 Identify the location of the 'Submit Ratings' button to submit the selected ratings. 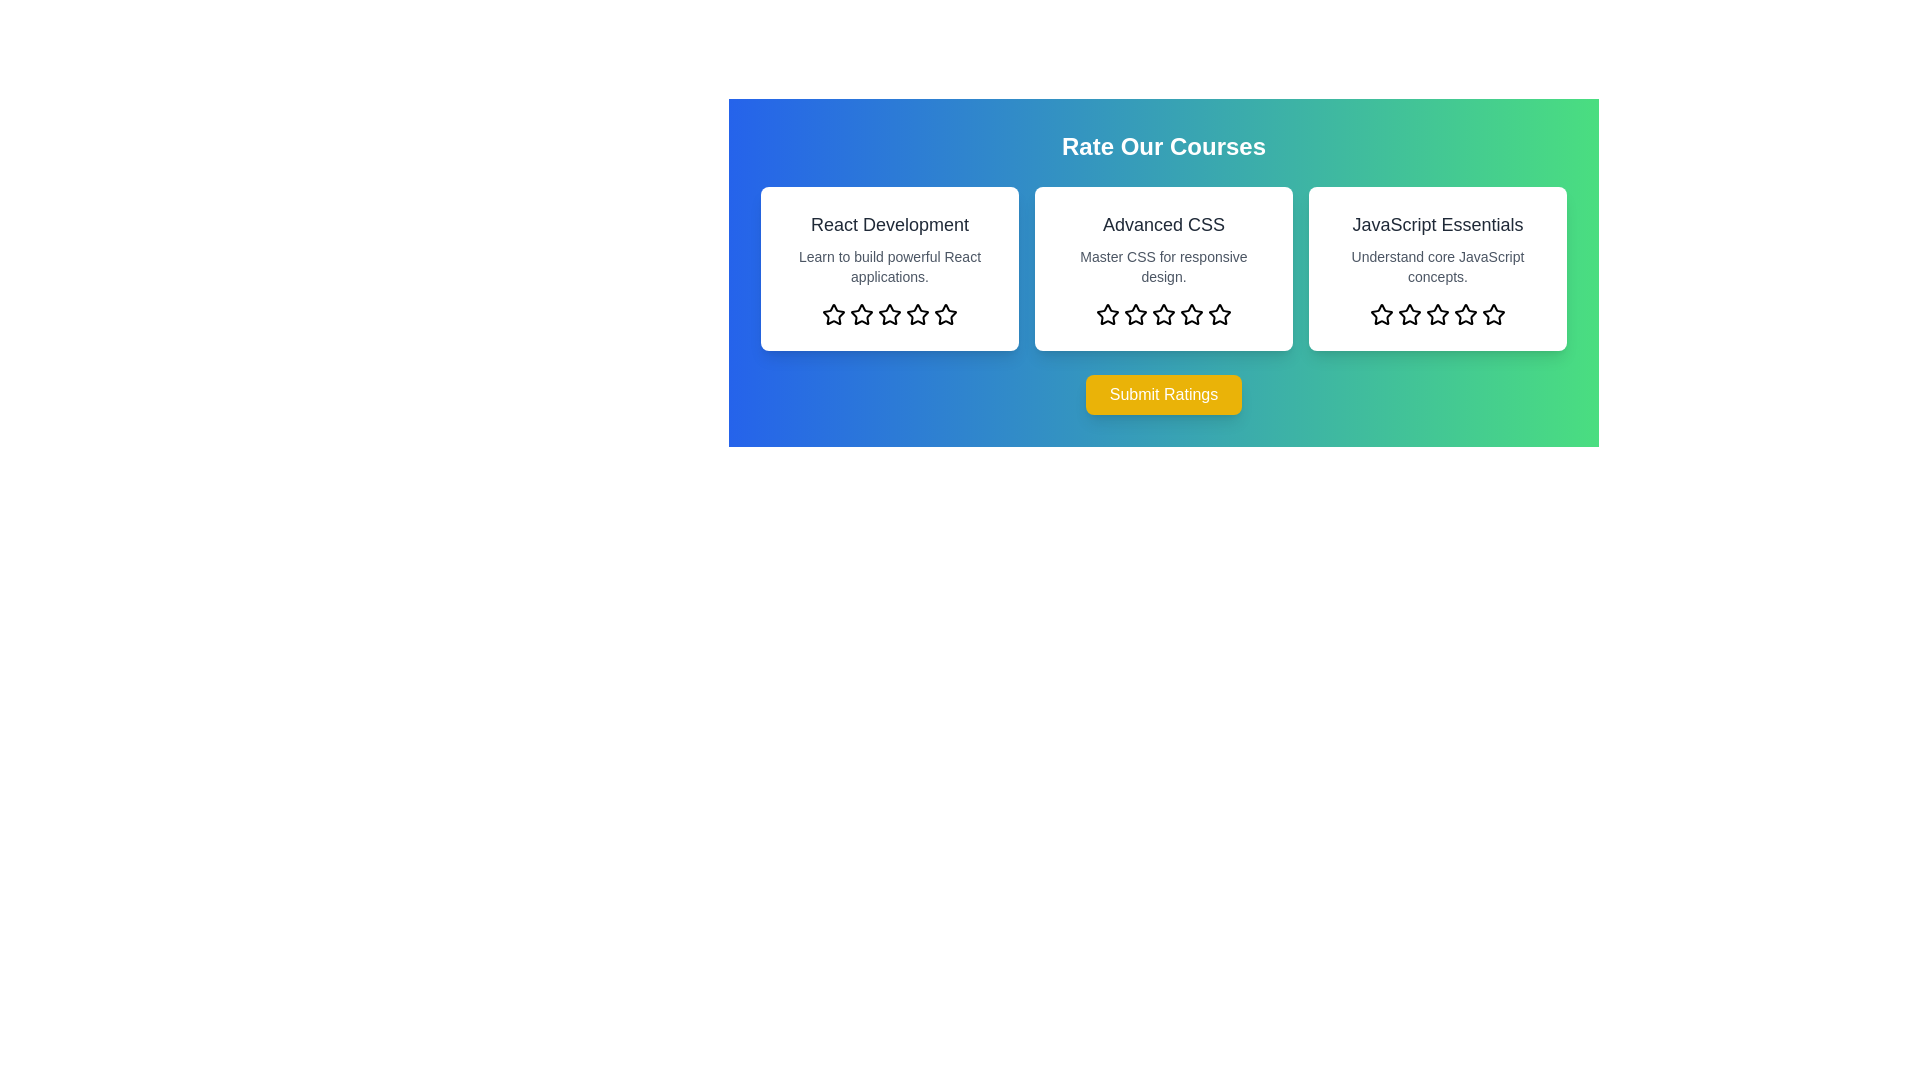
(1163, 394).